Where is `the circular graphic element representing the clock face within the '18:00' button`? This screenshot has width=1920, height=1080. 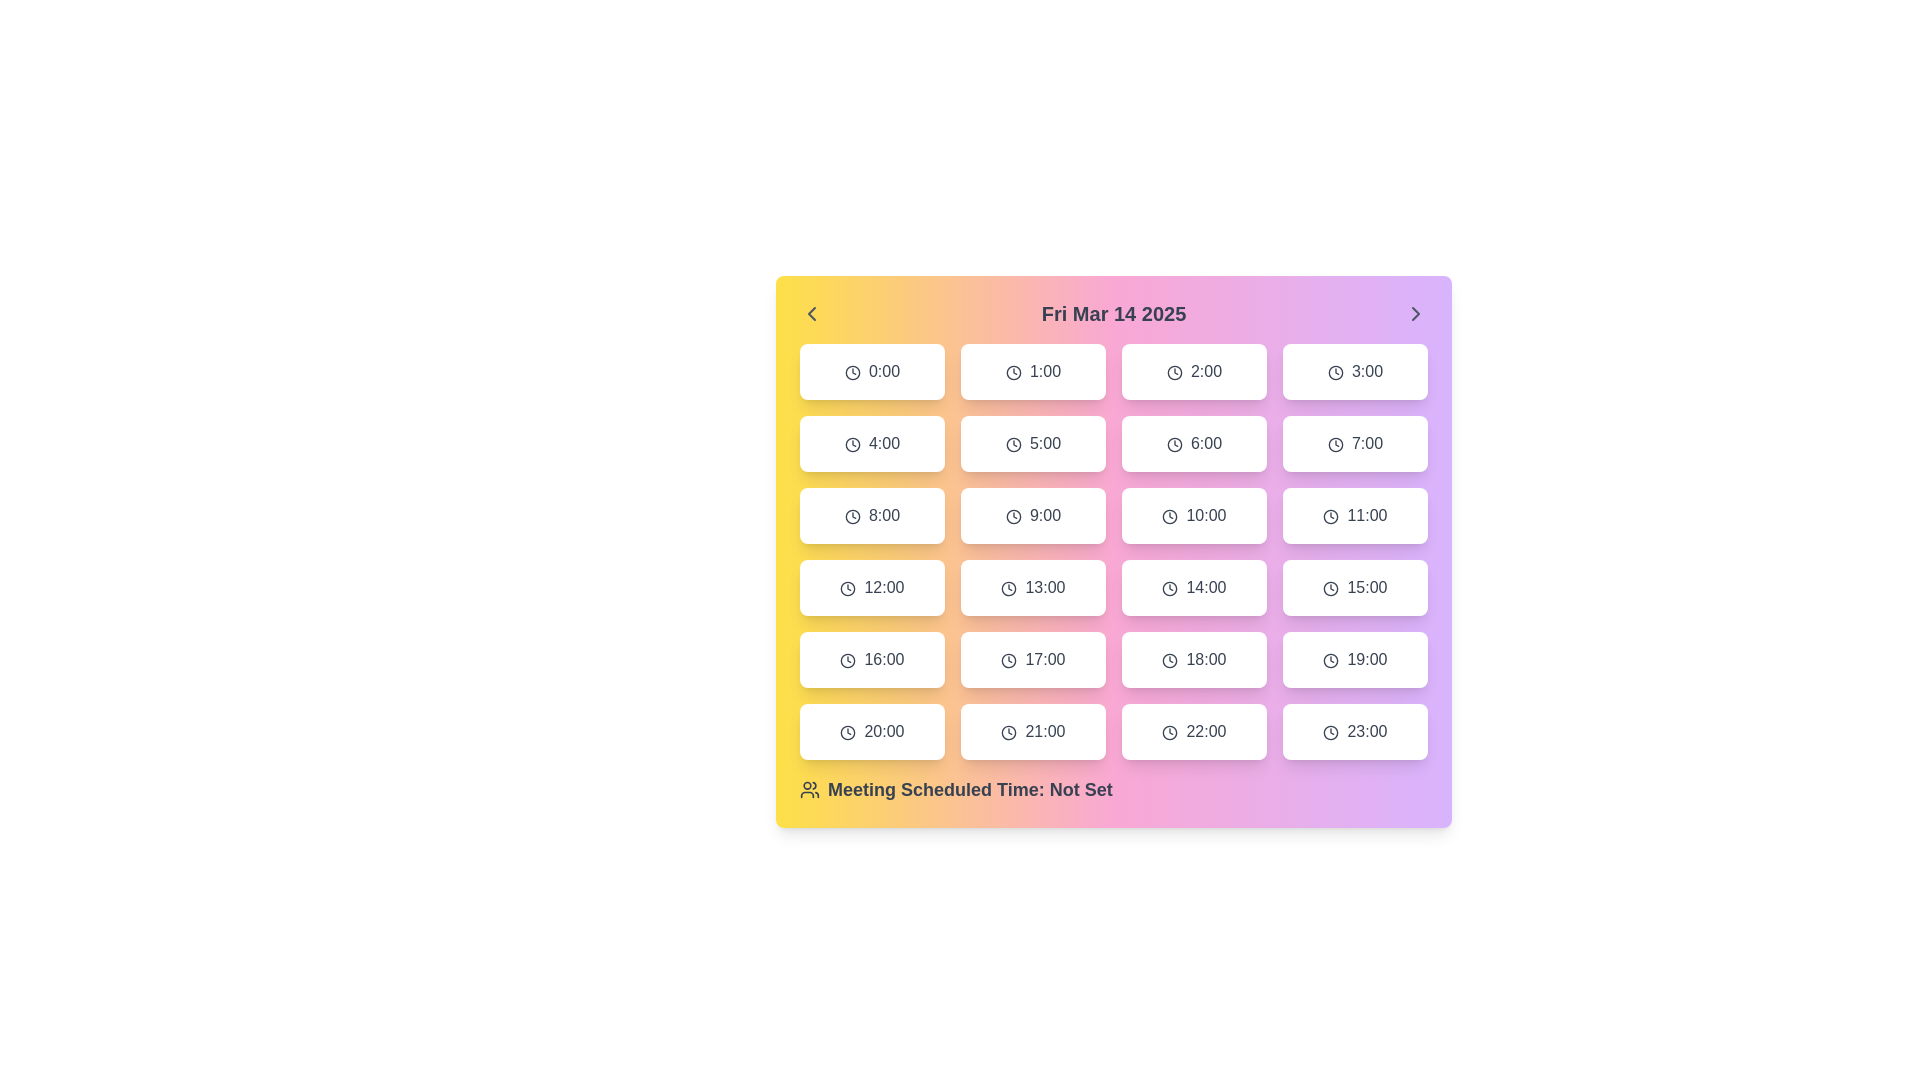
the circular graphic element representing the clock face within the '18:00' button is located at coordinates (1170, 660).